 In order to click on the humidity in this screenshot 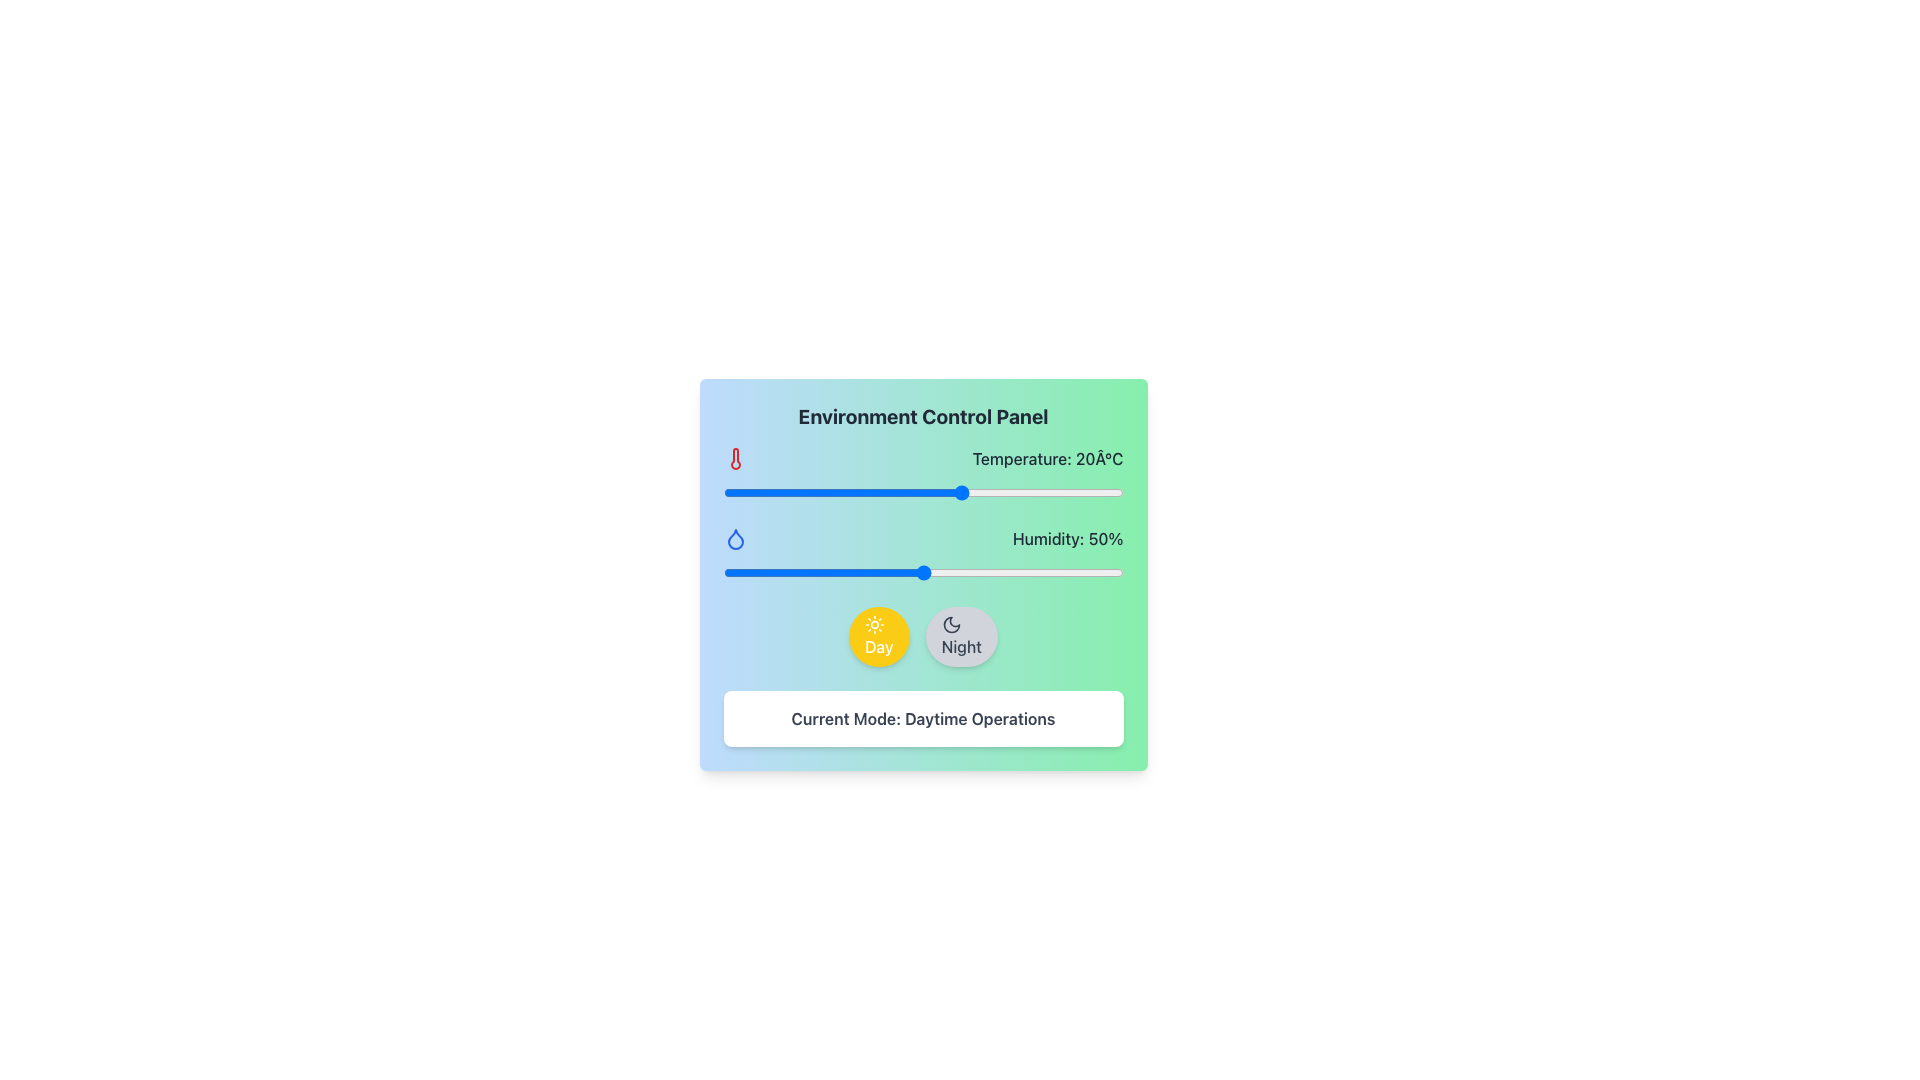, I will do `click(811, 573)`.